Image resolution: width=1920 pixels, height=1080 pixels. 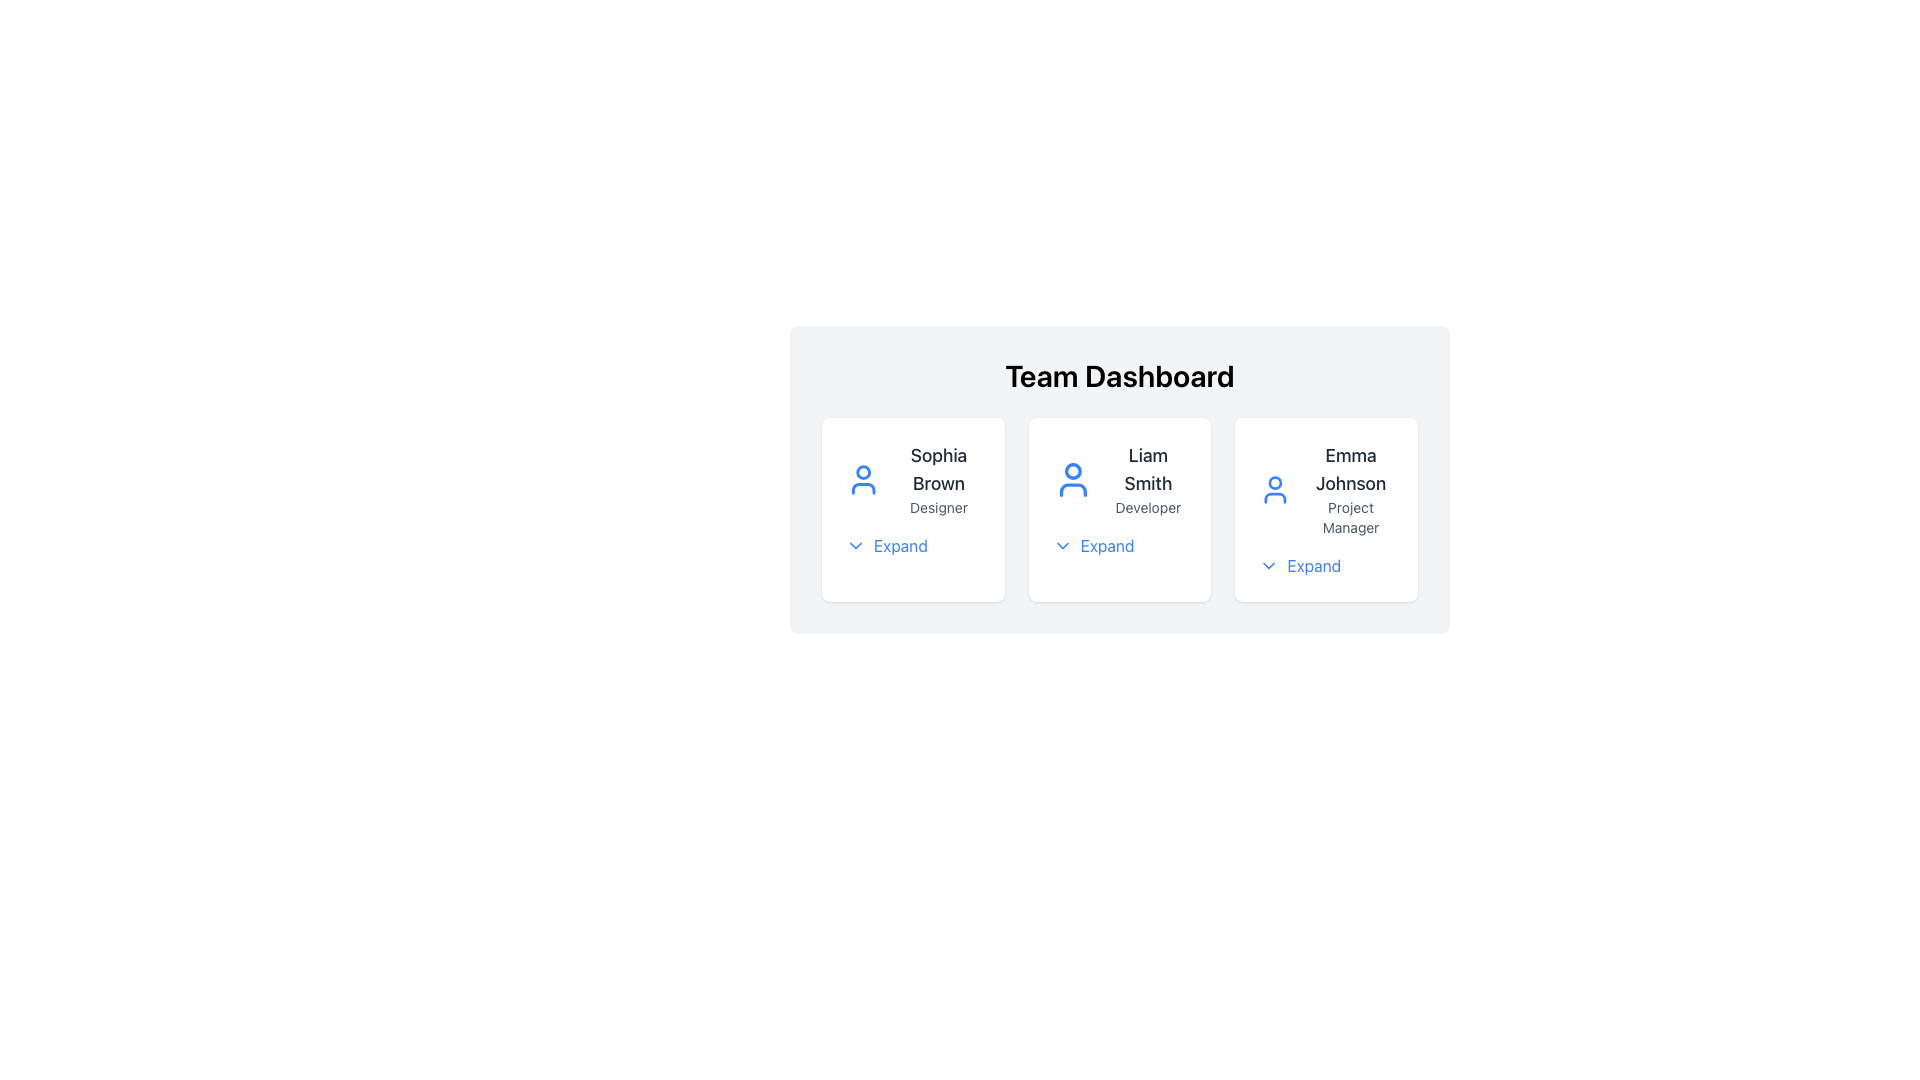 I want to click on the 'Expand' button under the name 'Liam Smith' by tabbing to it, so click(x=1092, y=546).